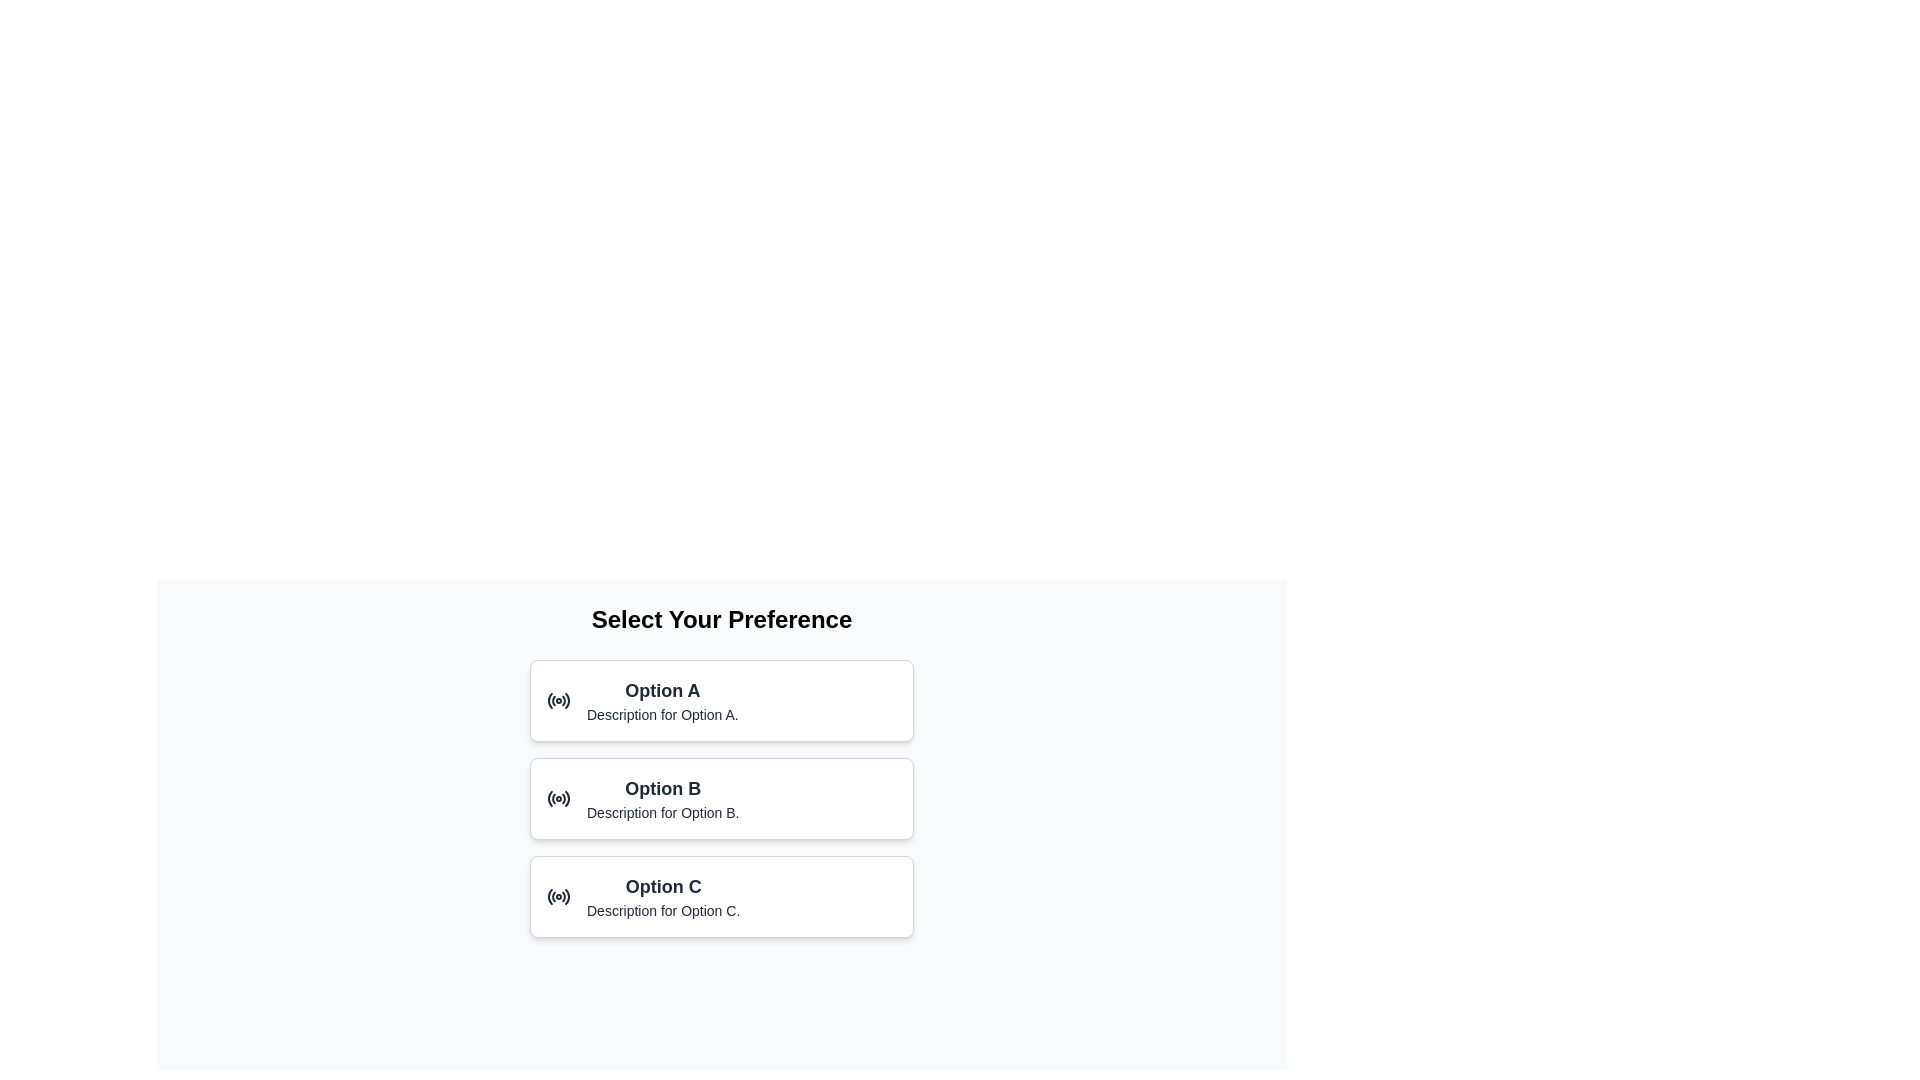  Describe the element at coordinates (566, 797) in the screenshot. I see `the rightmost arc of the circular radio button UI component for 'Option B', which is styled with a 2px width stroke` at that location.